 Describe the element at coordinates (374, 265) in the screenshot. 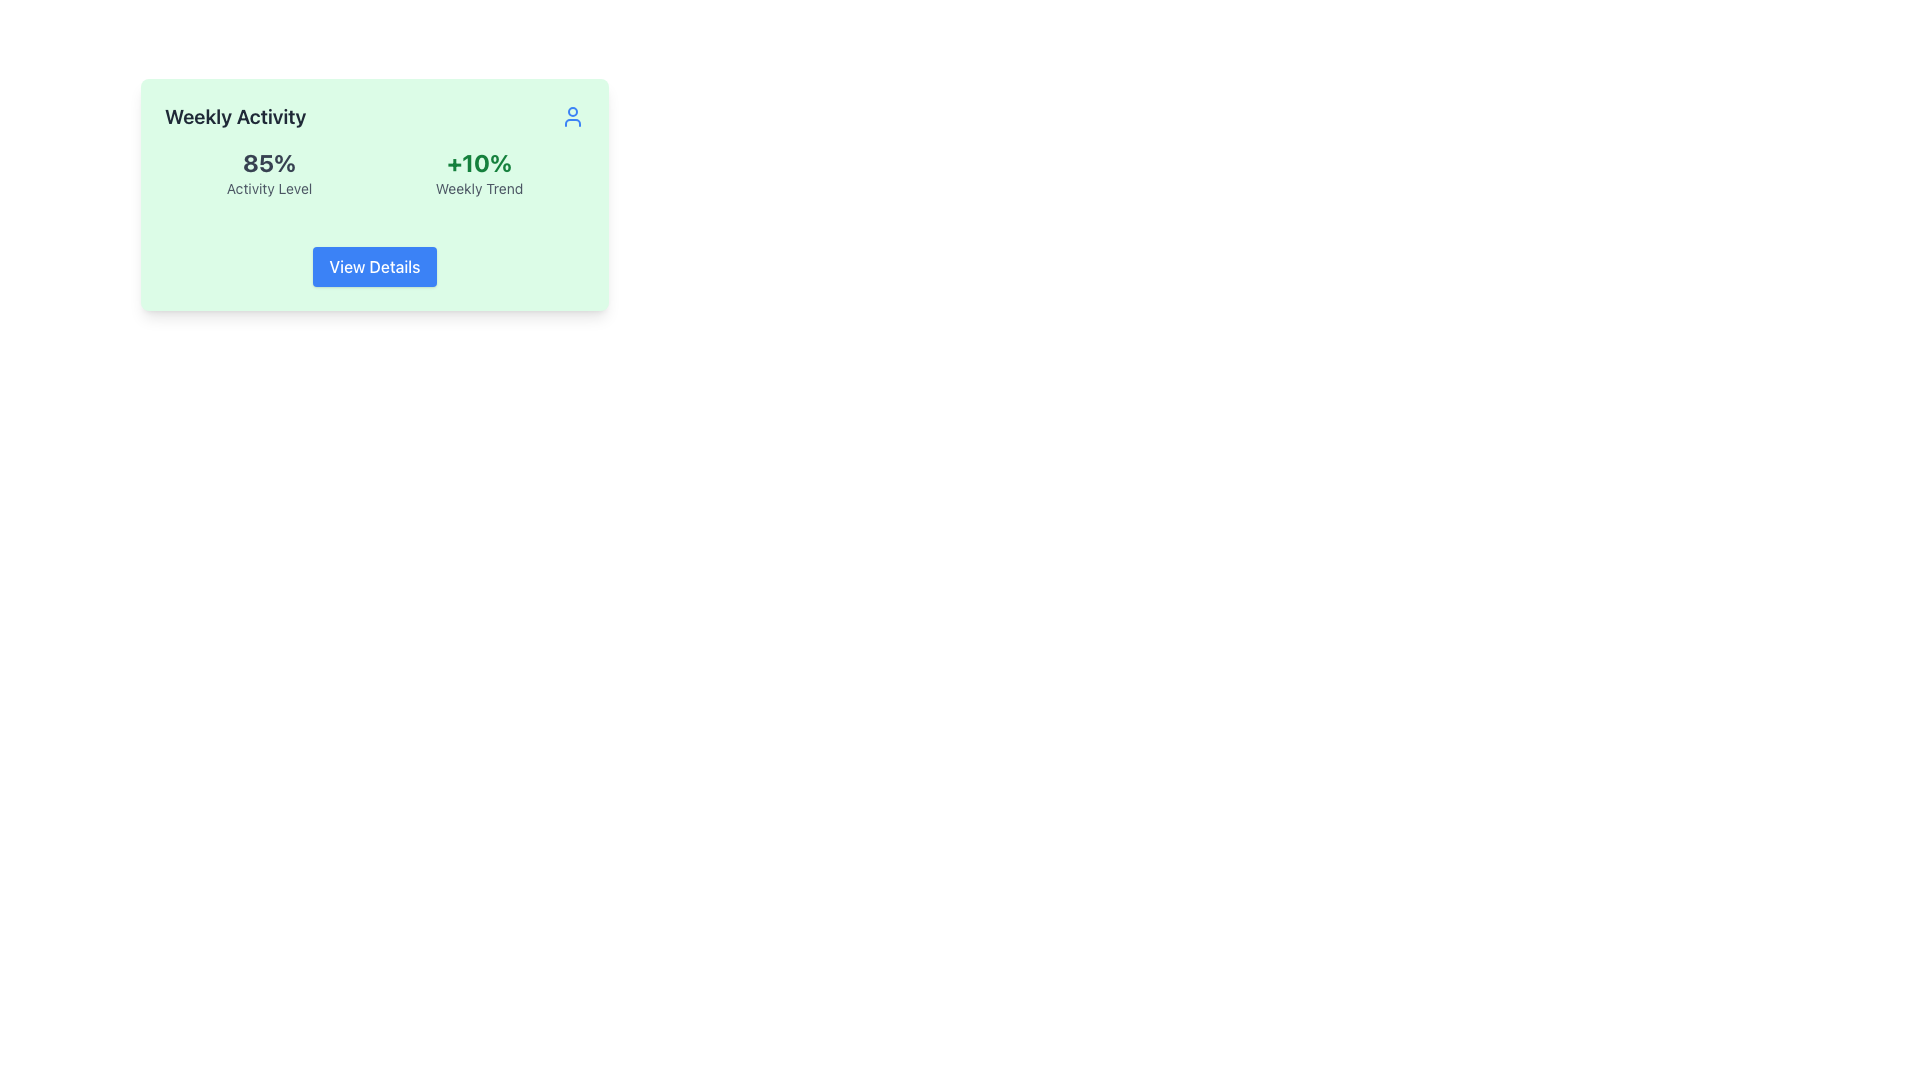

I see `the 'View Details' button, which has white text on a blue background and is located at the bottom-center of a card-like component` at that location.